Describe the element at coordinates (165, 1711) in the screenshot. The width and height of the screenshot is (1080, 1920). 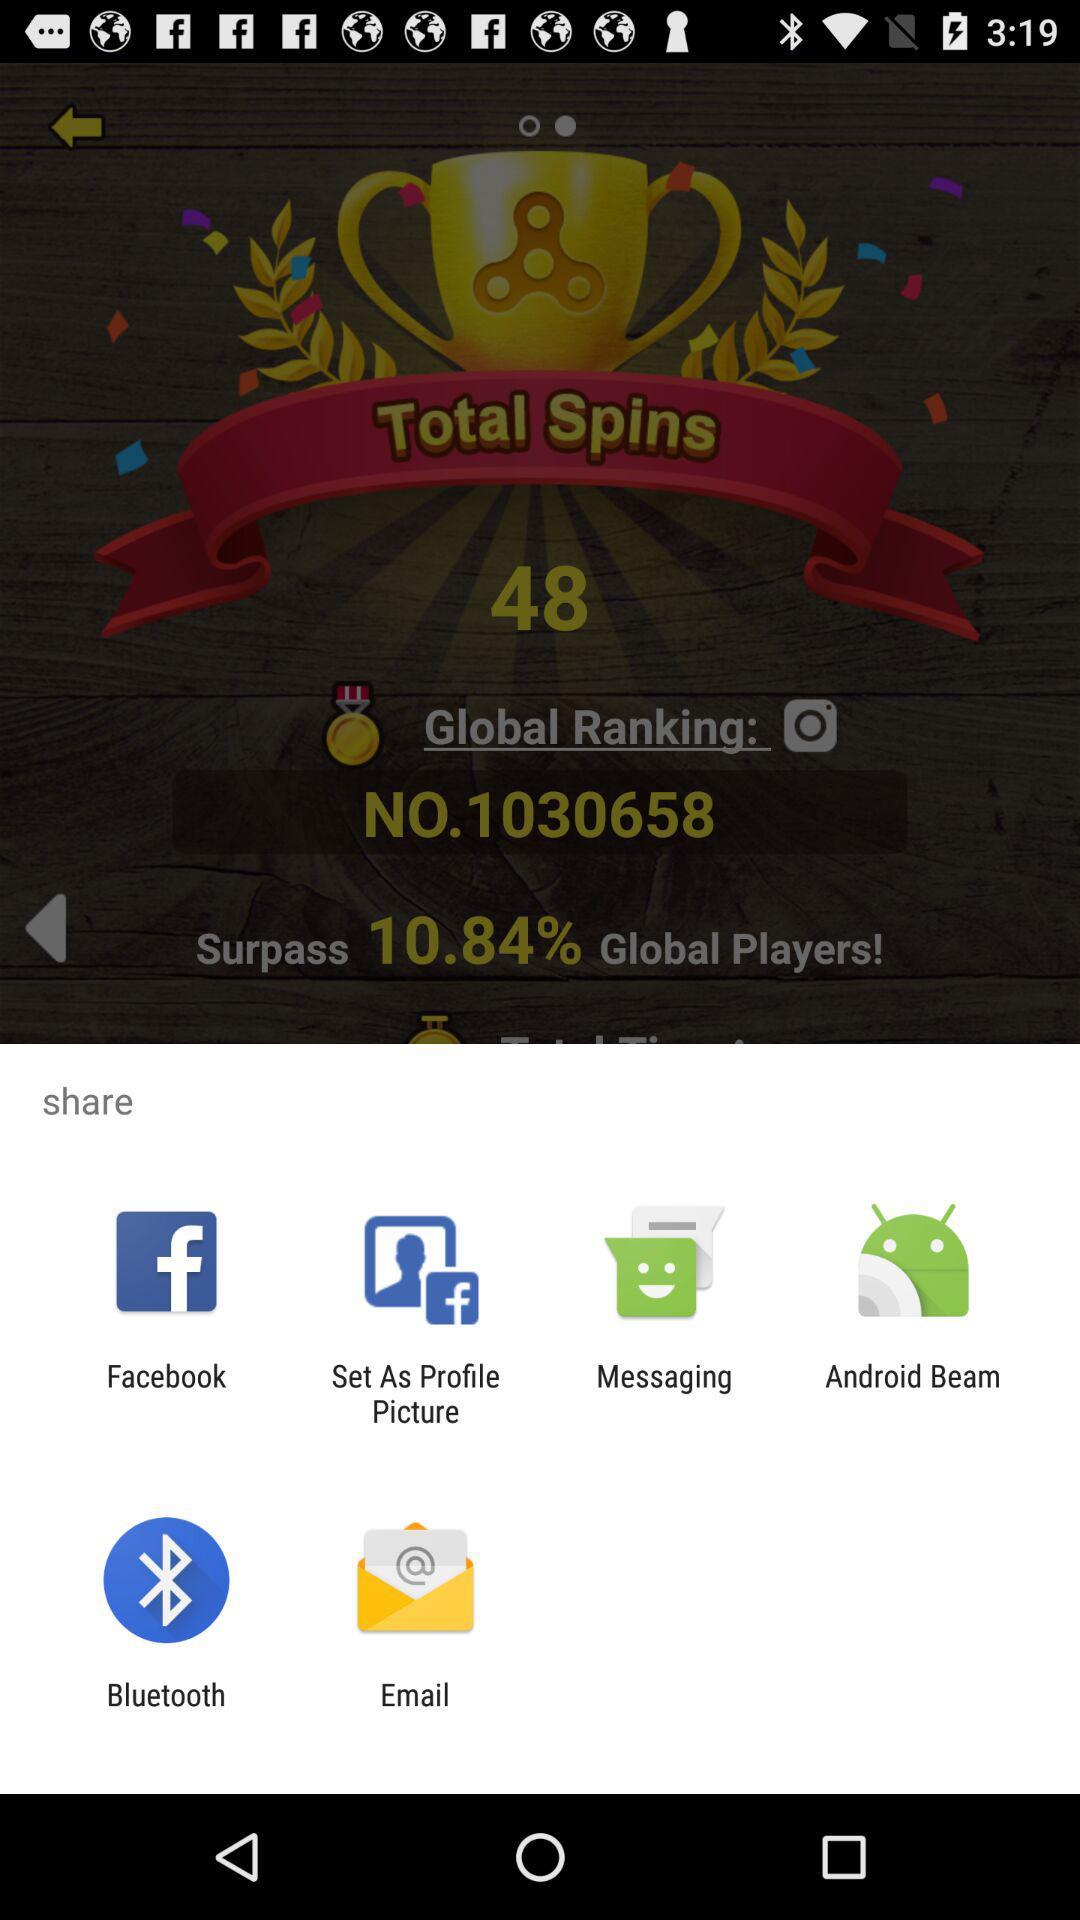
I see `the app next to the email` at that location.